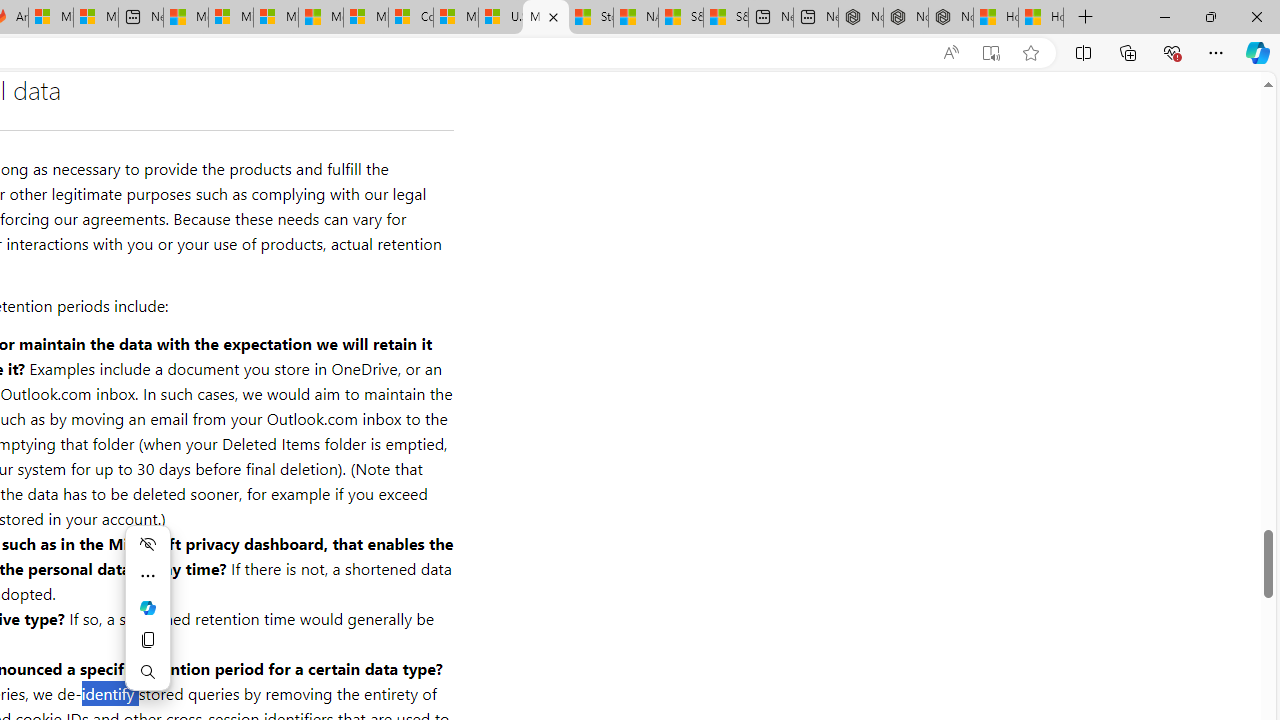  I want to click on 'Consumer Health Data Privacy Policy', so click(409, 17).